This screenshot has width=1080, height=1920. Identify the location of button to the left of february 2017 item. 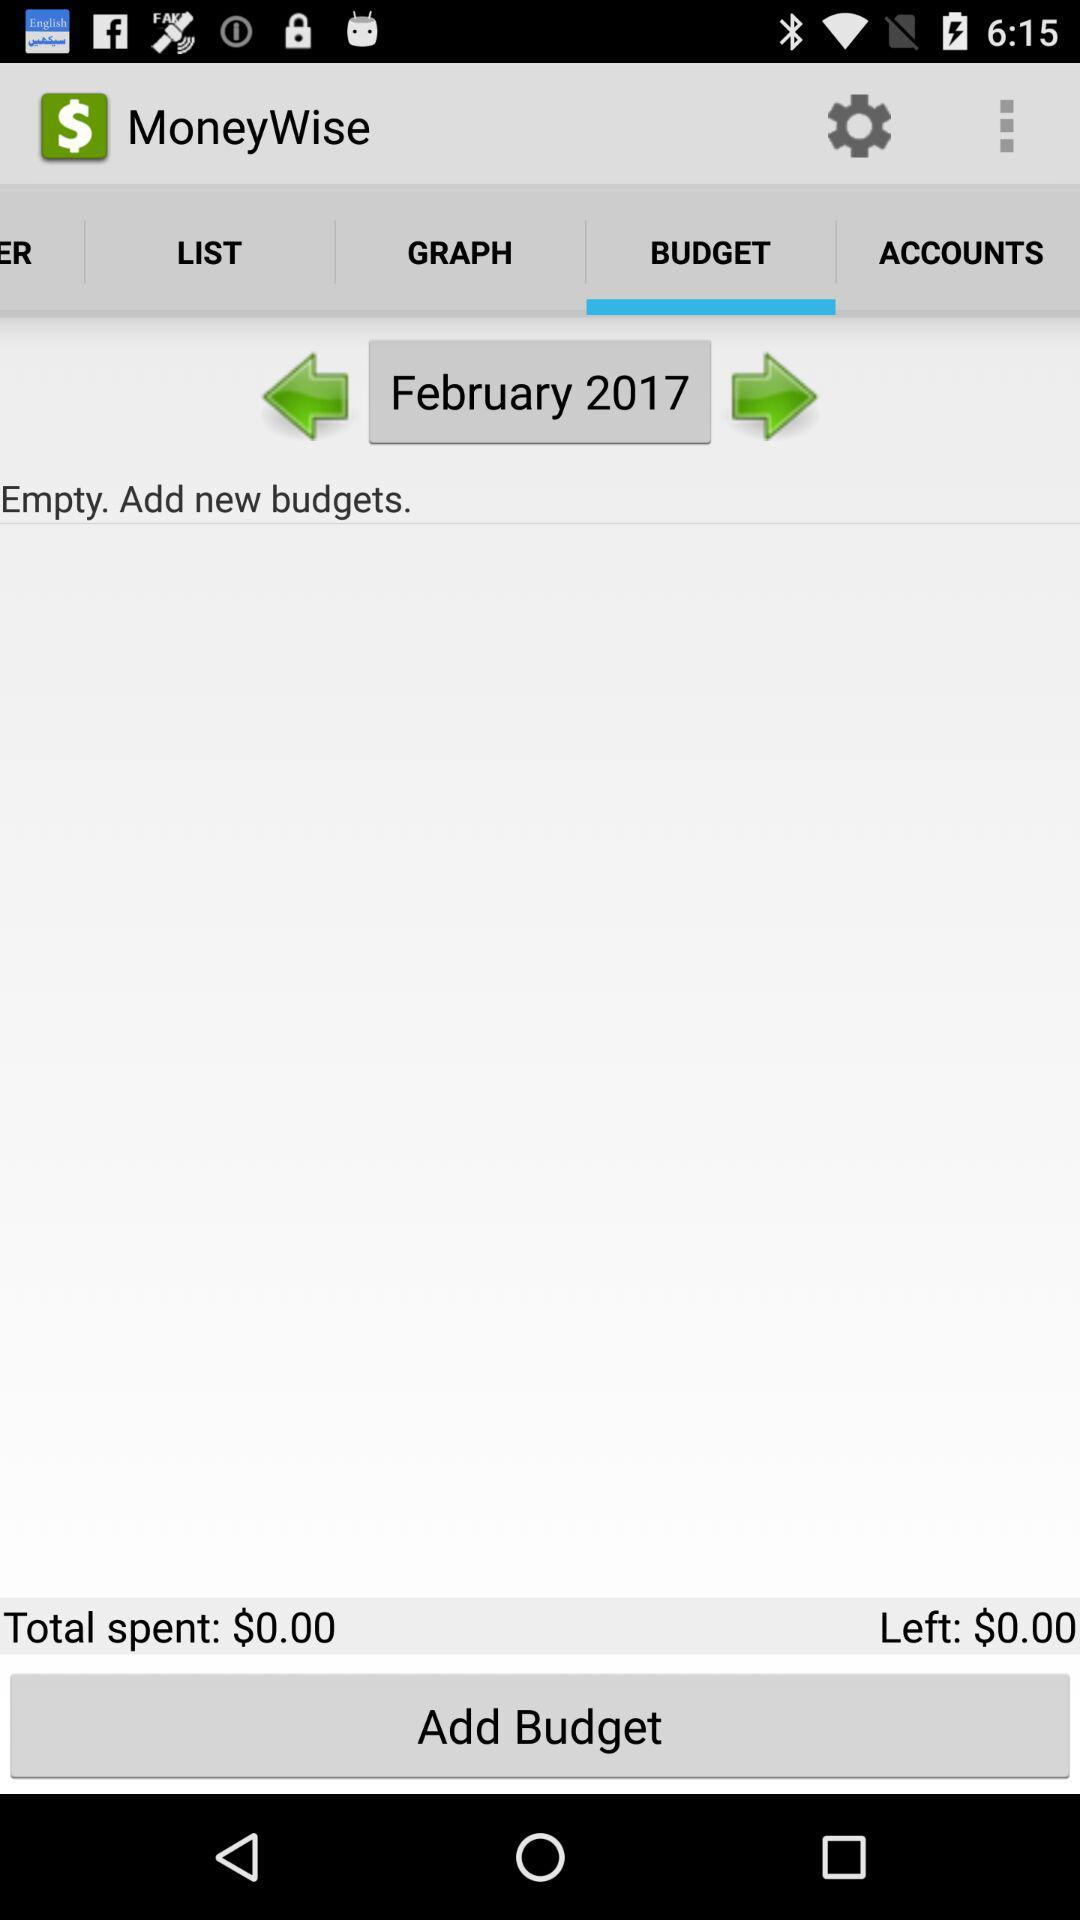
(308, 391).